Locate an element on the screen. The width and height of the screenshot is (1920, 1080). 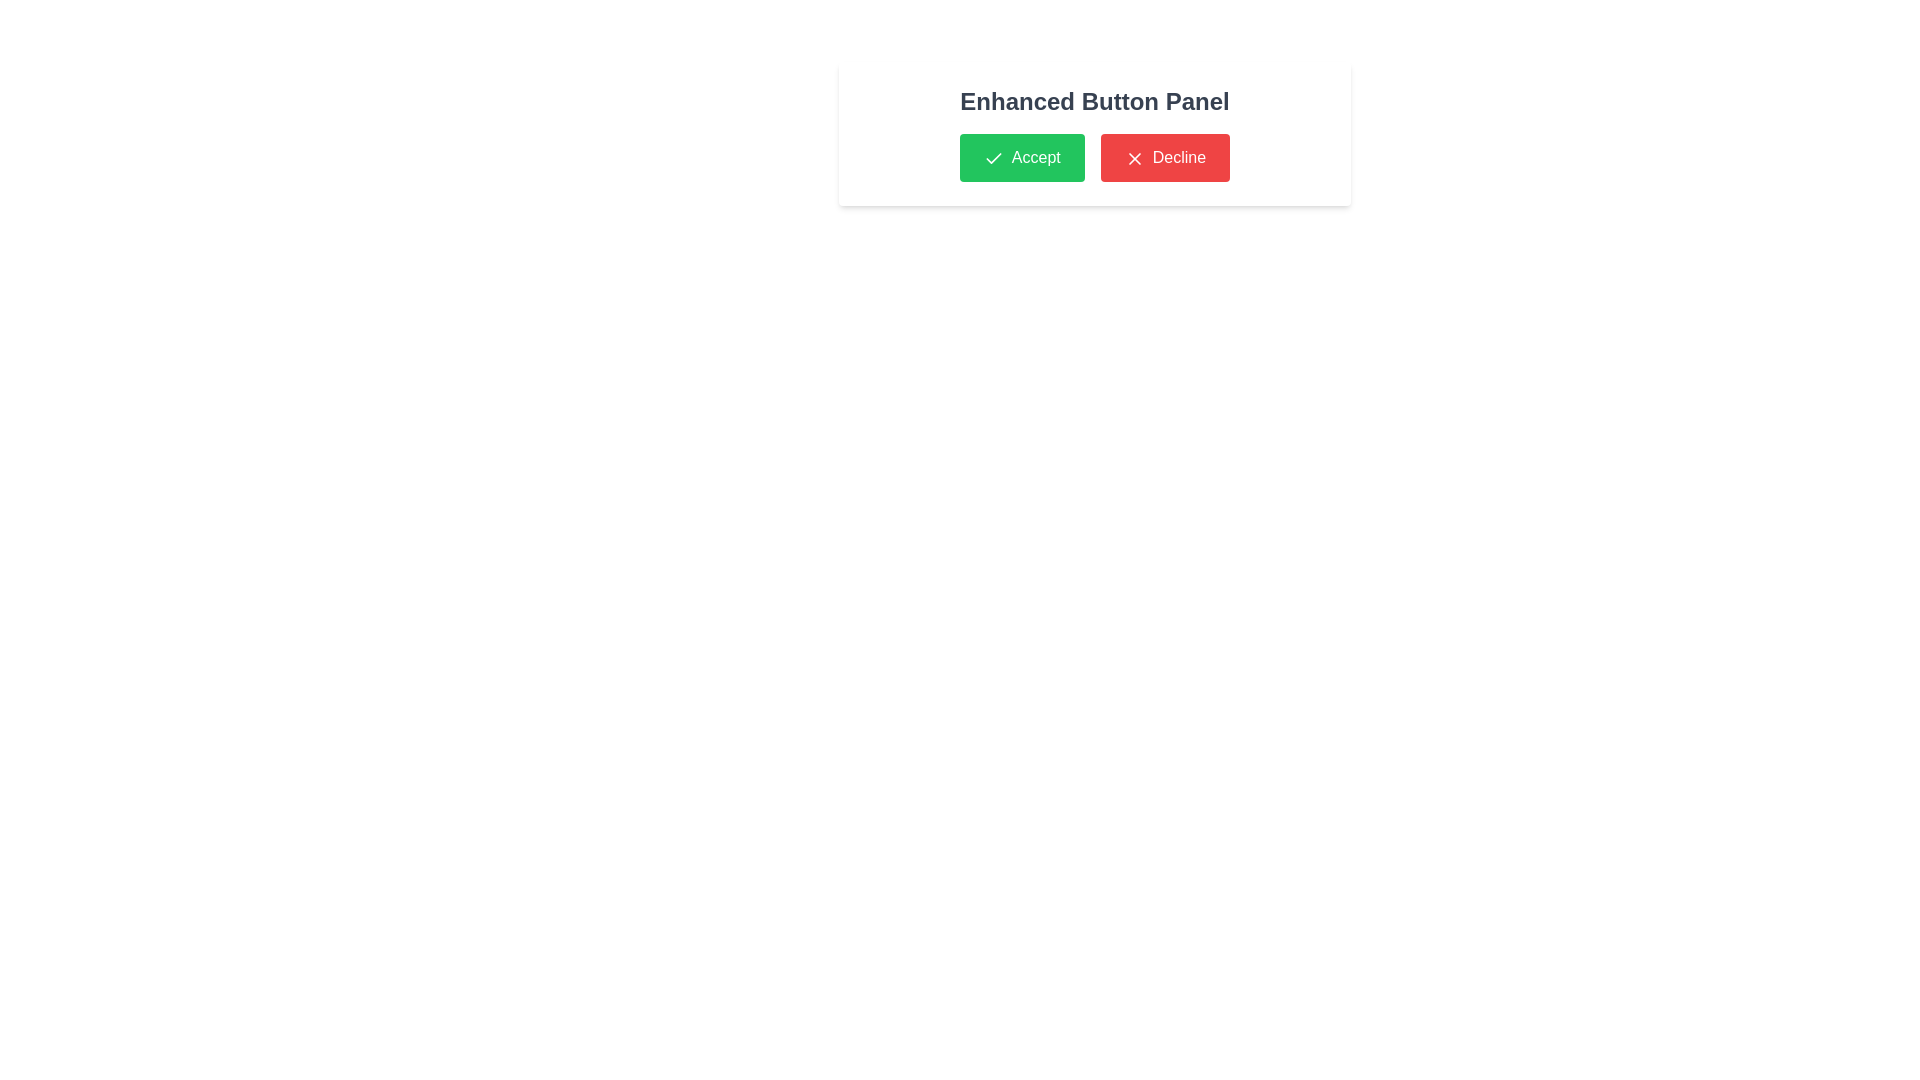
the Text Label element that serves as the title or header for the containing panel, positioned at the top center above the 'Accept' and 'Decline' buttons is located at coordinates (1093, 101).